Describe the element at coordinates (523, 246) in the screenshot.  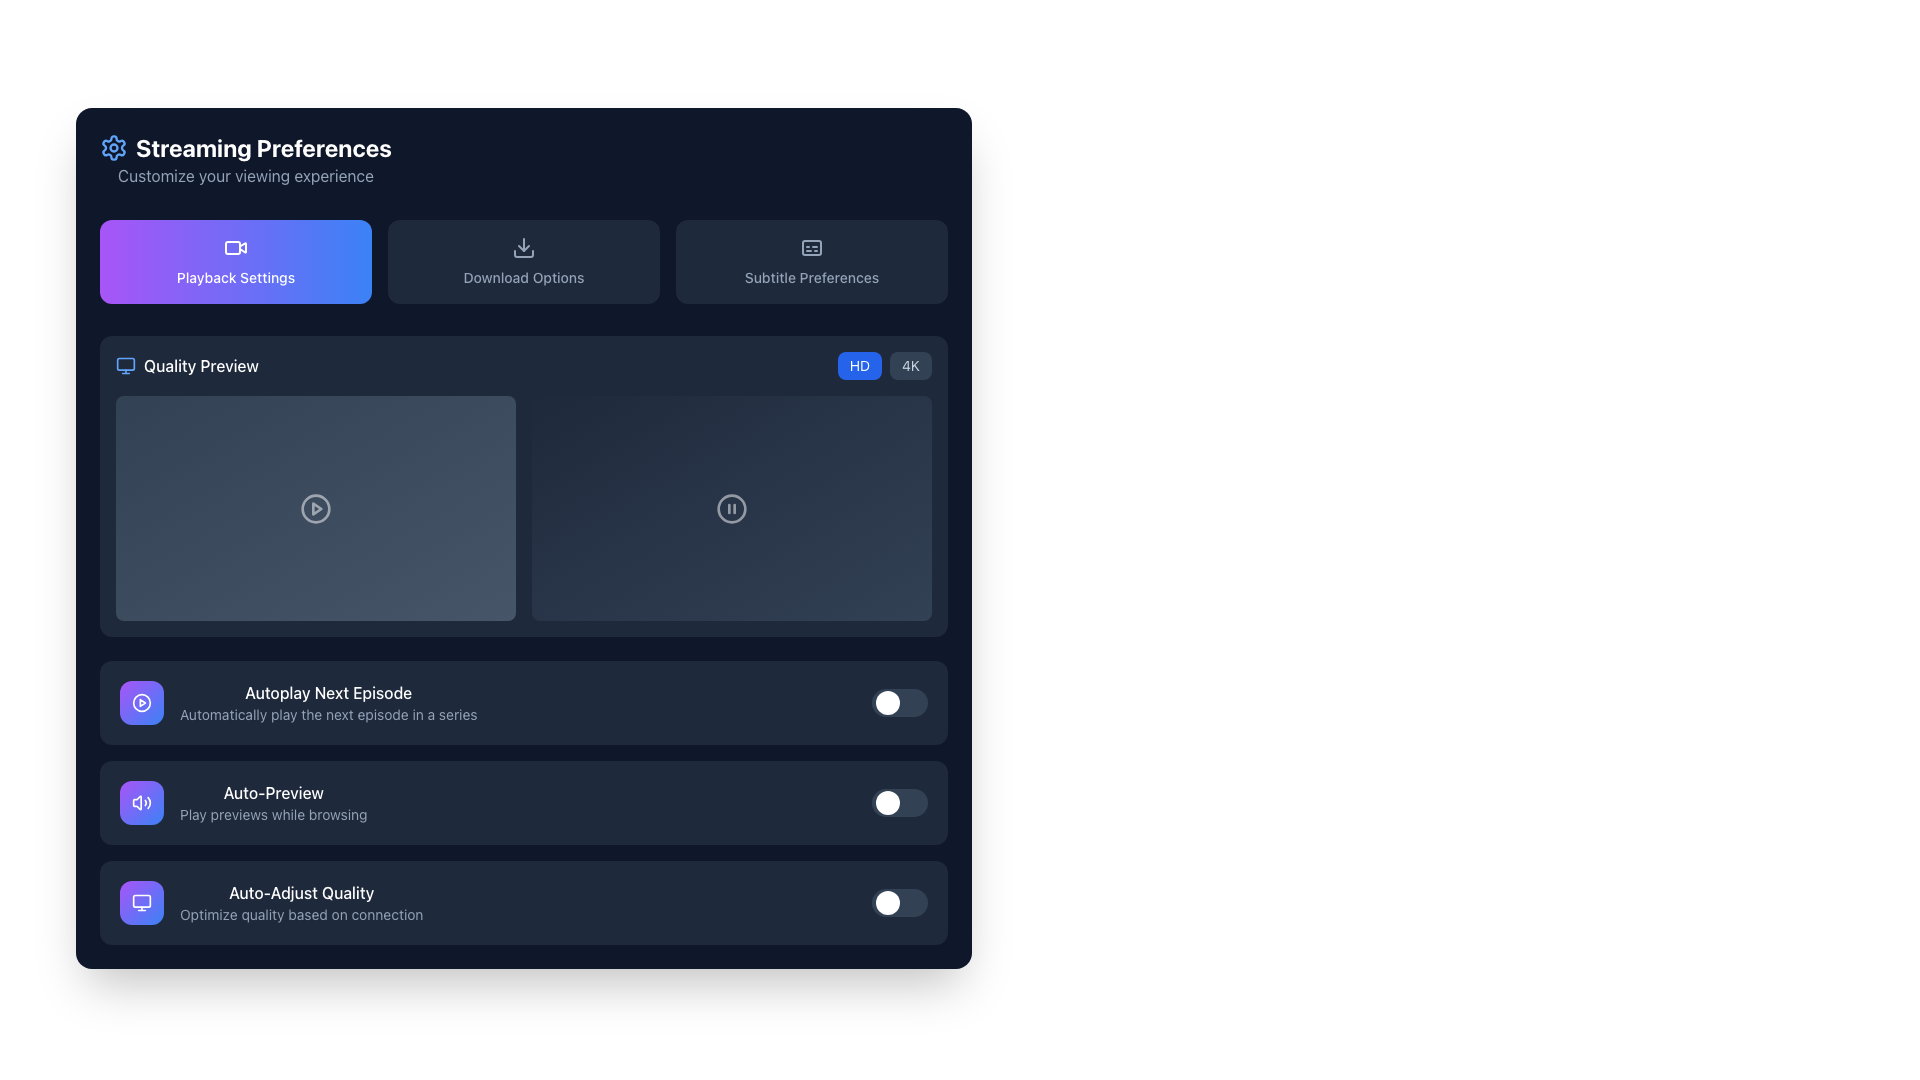
I see `the 'Download Options' button which contains the graphical icon indicating download actions, located as the second option in the horizontal menu at the top of the interface` at that location.